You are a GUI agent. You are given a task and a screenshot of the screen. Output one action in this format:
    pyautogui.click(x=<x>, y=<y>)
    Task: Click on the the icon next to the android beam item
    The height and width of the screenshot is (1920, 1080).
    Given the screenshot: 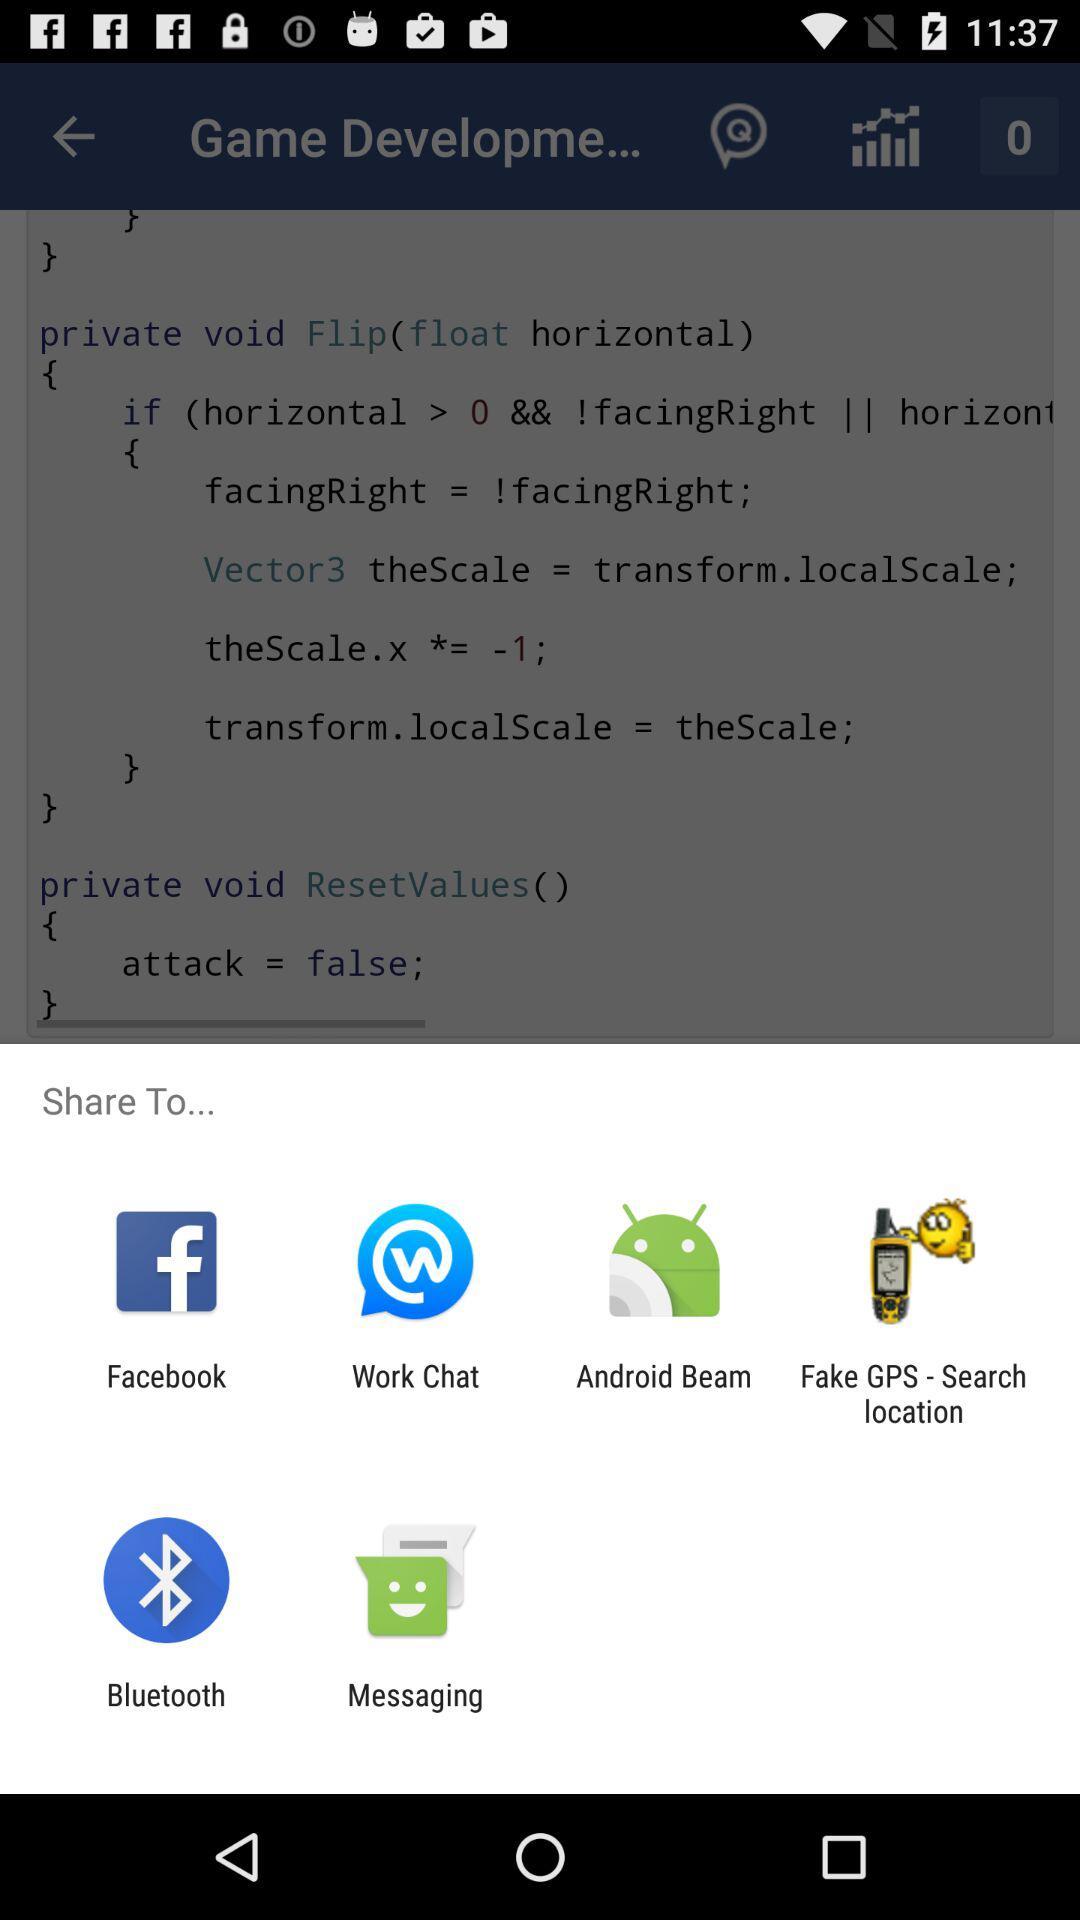 What is the action you would take?
    pyautogui.click(x=913, y=1392)
    